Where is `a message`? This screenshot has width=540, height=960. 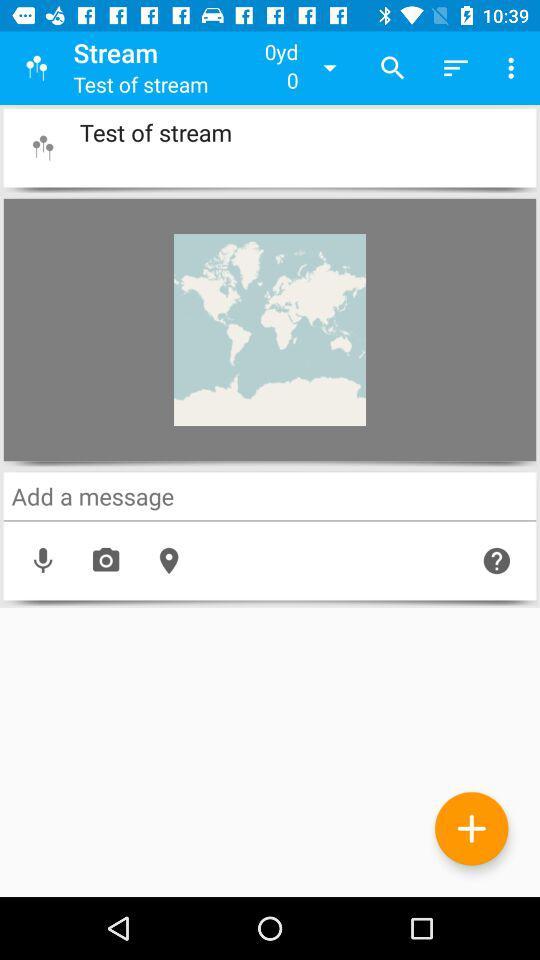
a message is located at coordinates (270, 495).